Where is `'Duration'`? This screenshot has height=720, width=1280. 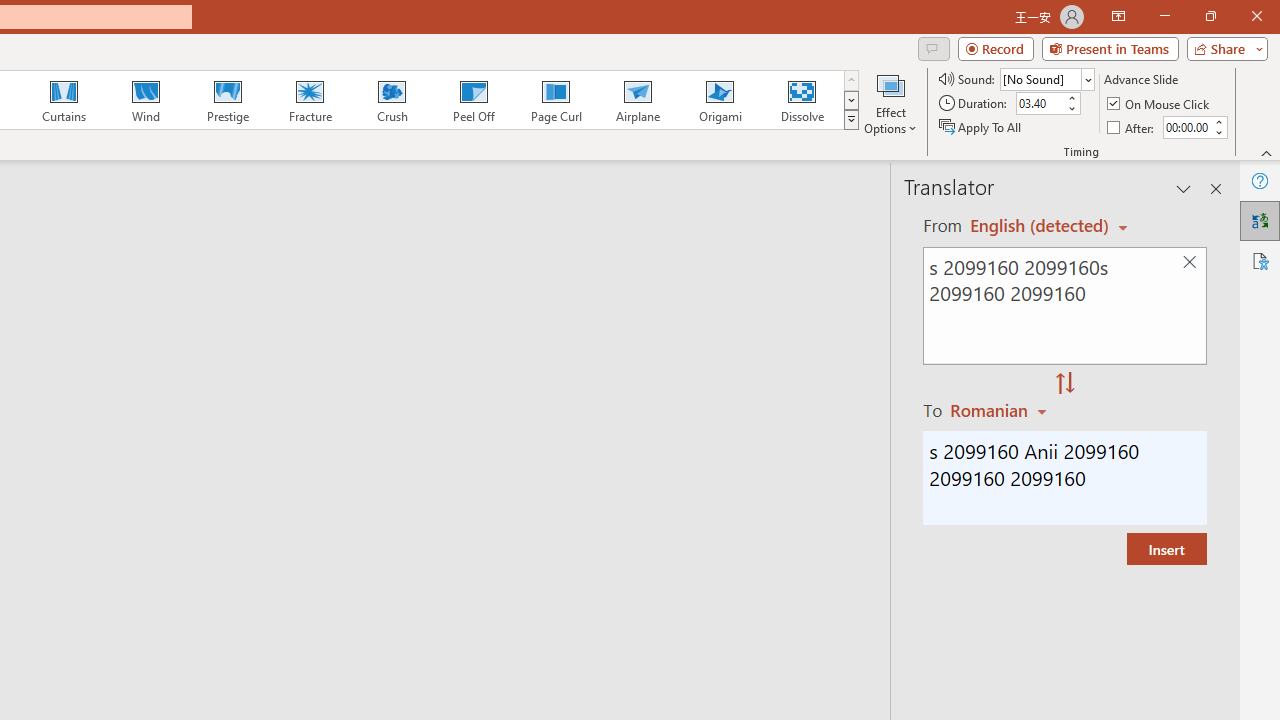
'Duration' is located at coordinates (1040, 103).